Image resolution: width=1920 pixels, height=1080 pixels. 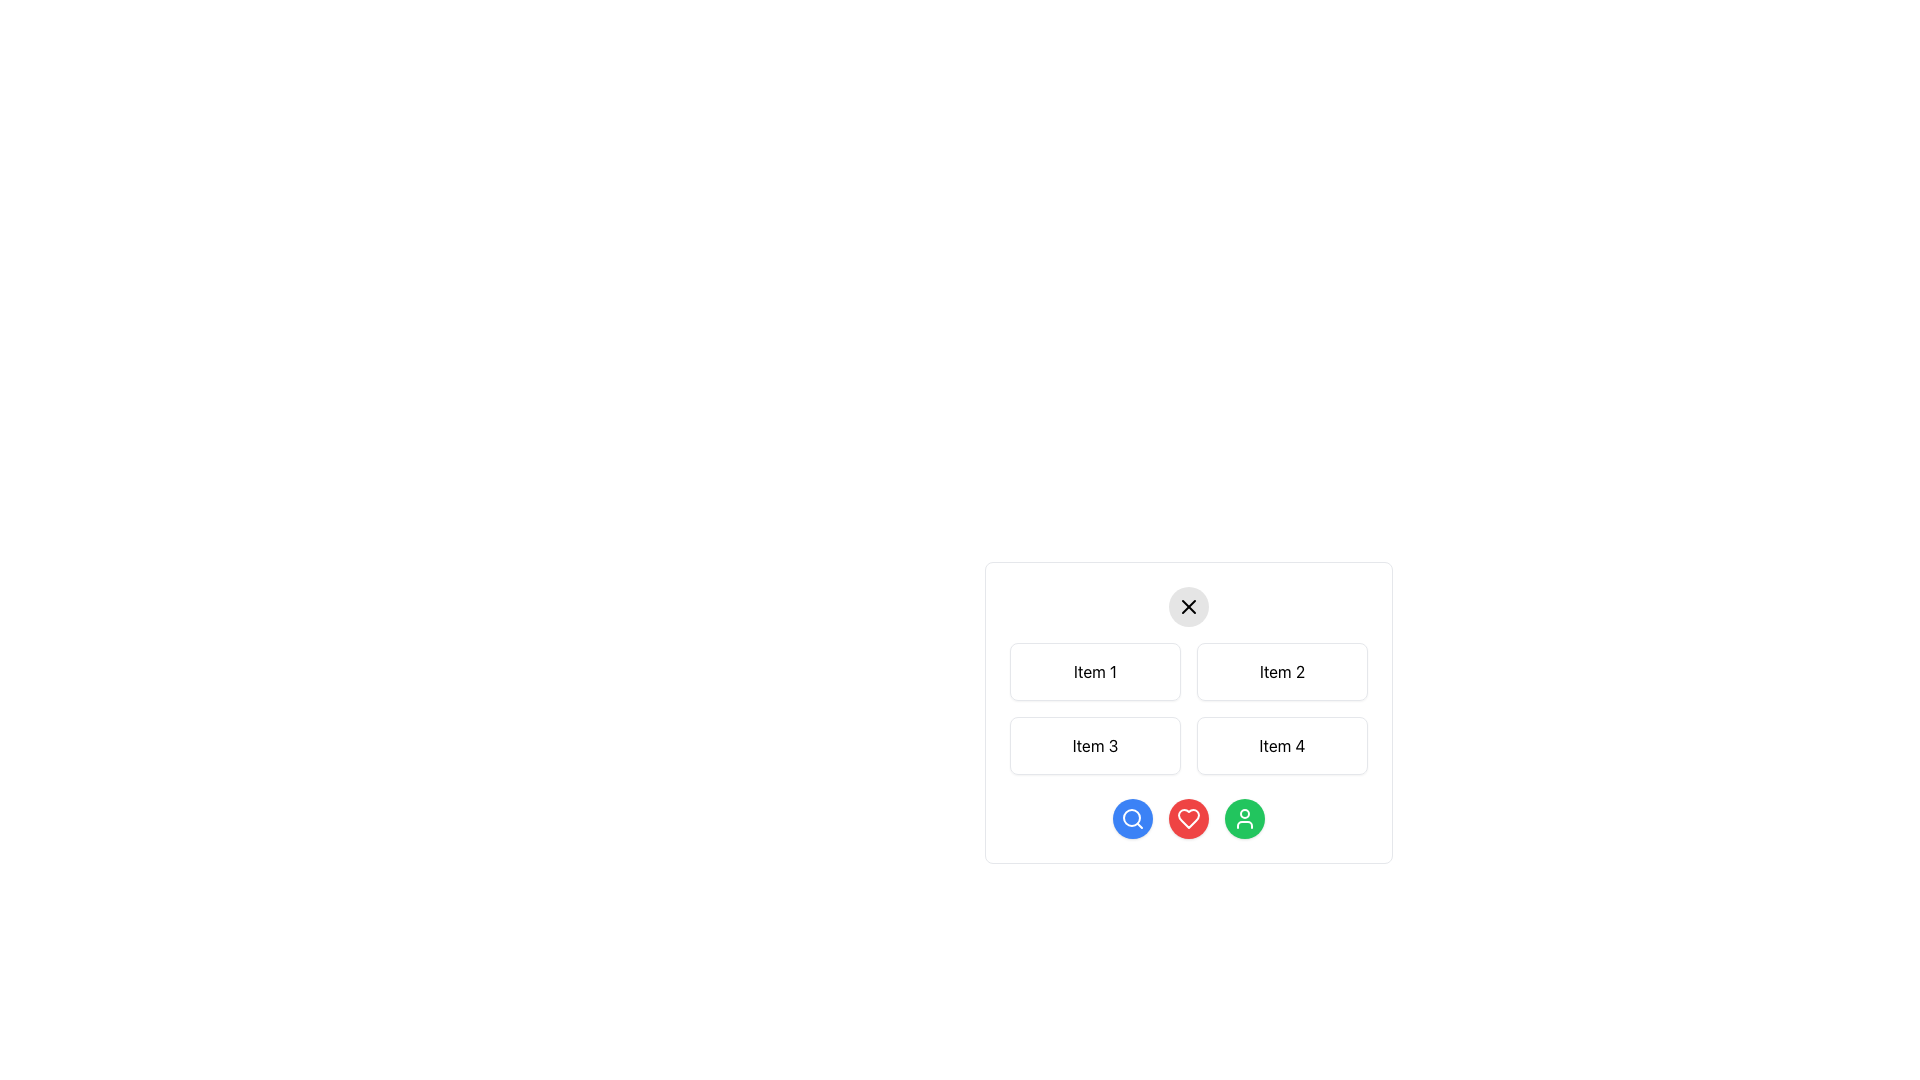 I want to click on the button associated with 'Item 3' in the grid layout, so click(x=1094, y=745).